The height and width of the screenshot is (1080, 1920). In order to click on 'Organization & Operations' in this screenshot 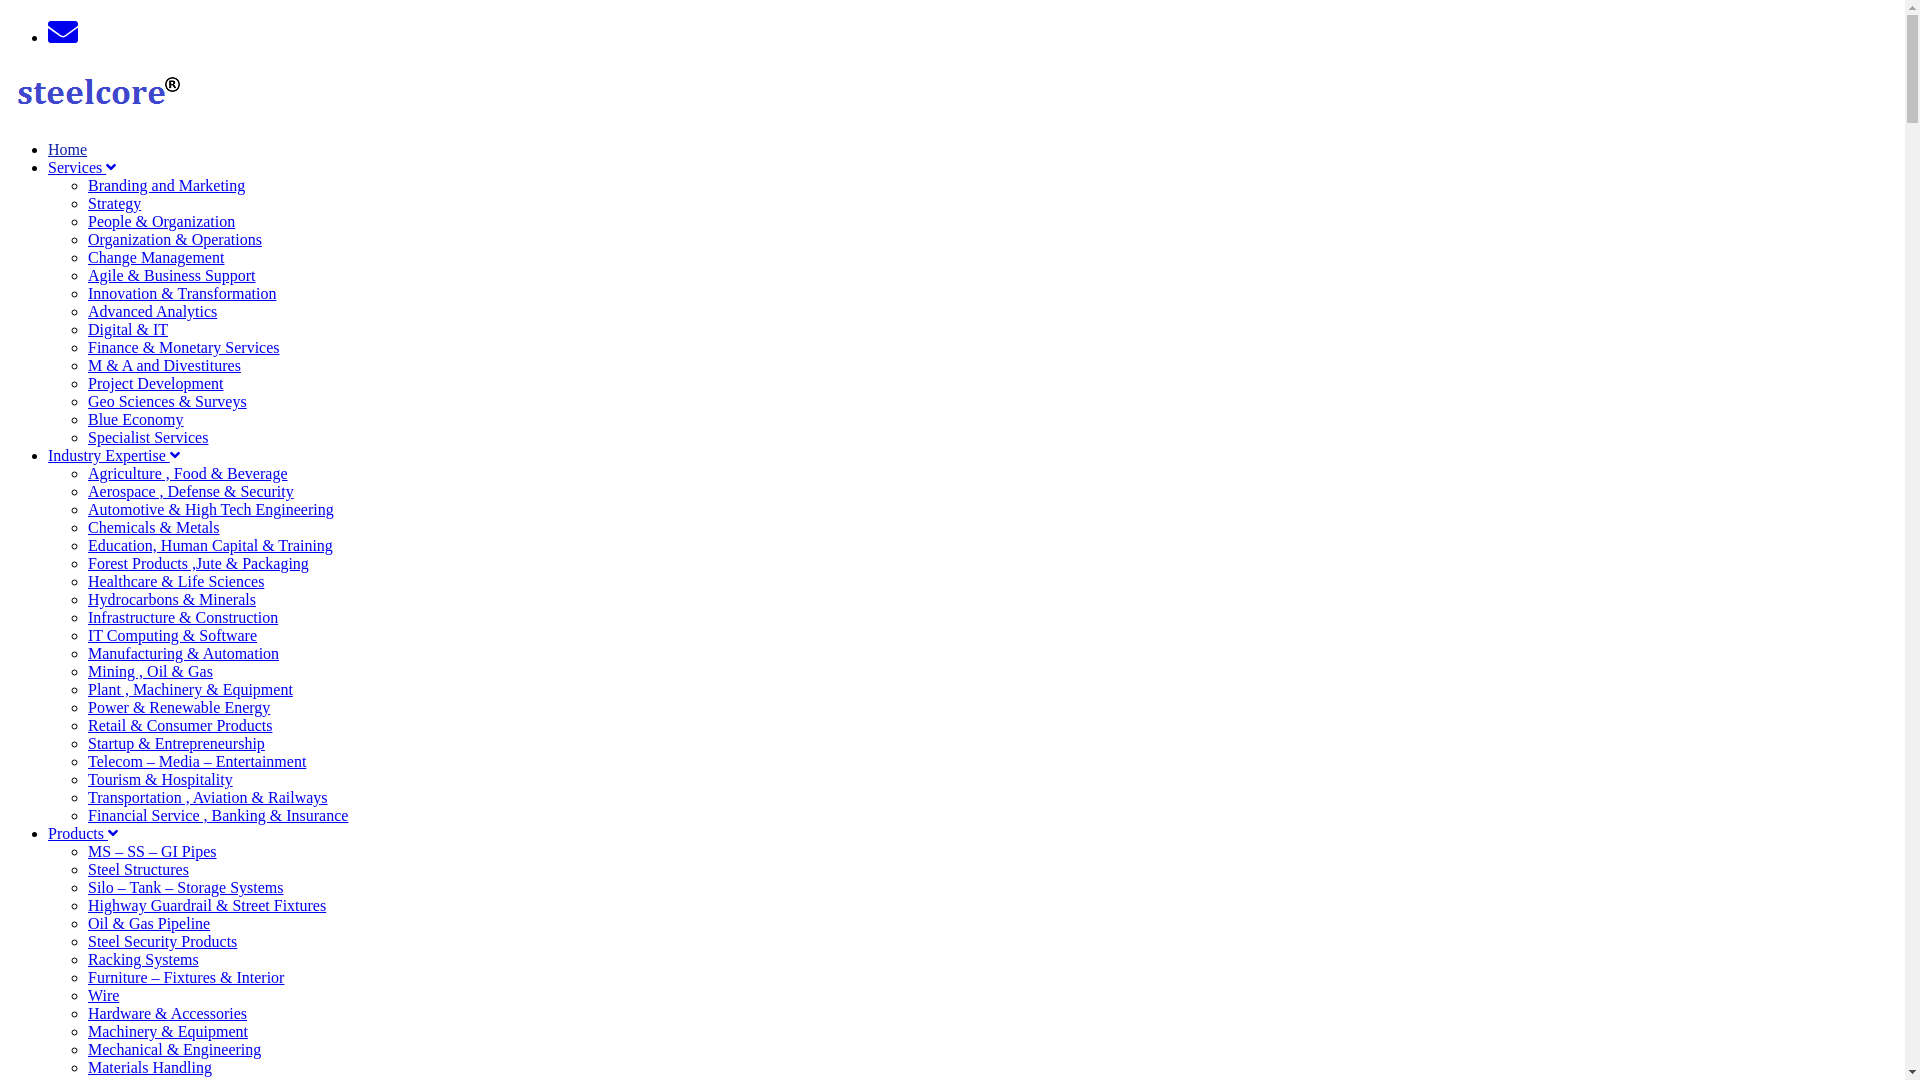, I will do `click(86, 238)`.